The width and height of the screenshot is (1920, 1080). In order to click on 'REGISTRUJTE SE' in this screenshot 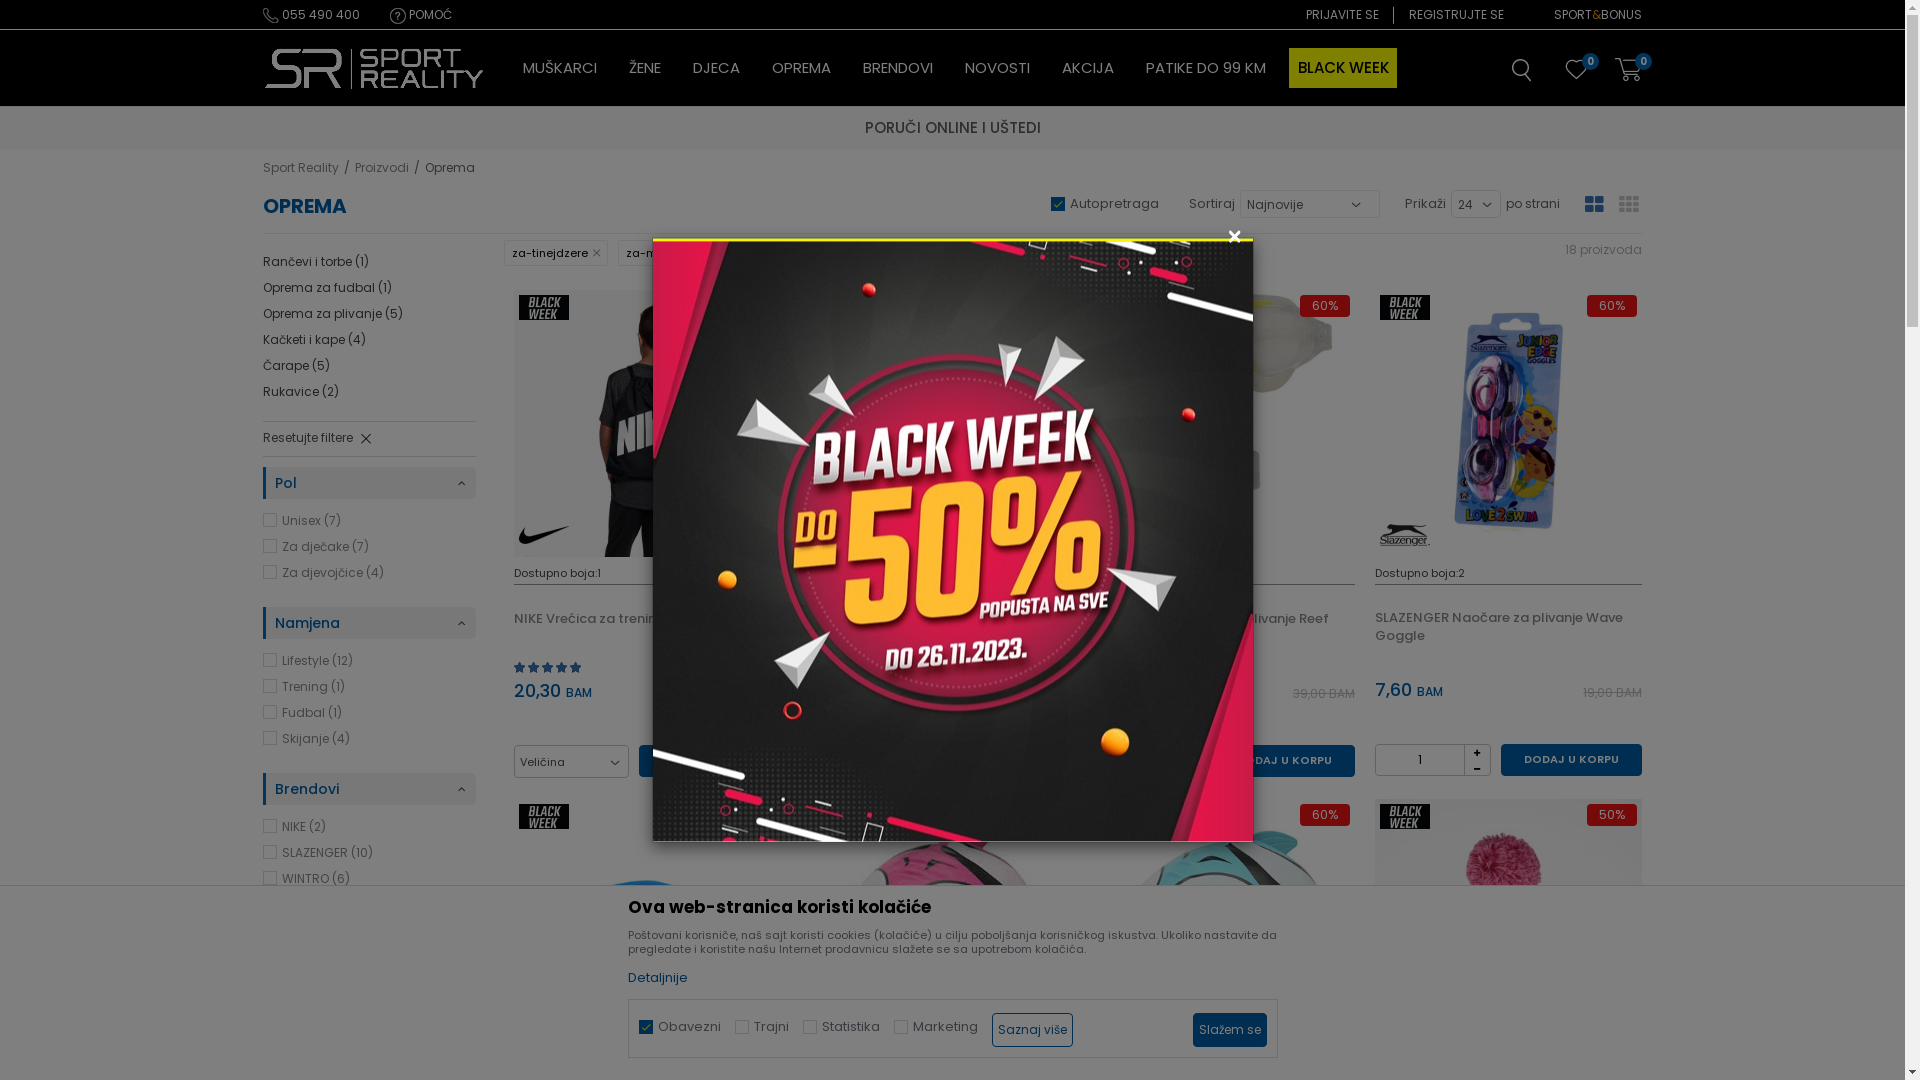, I will do `click(1456, 15)`.